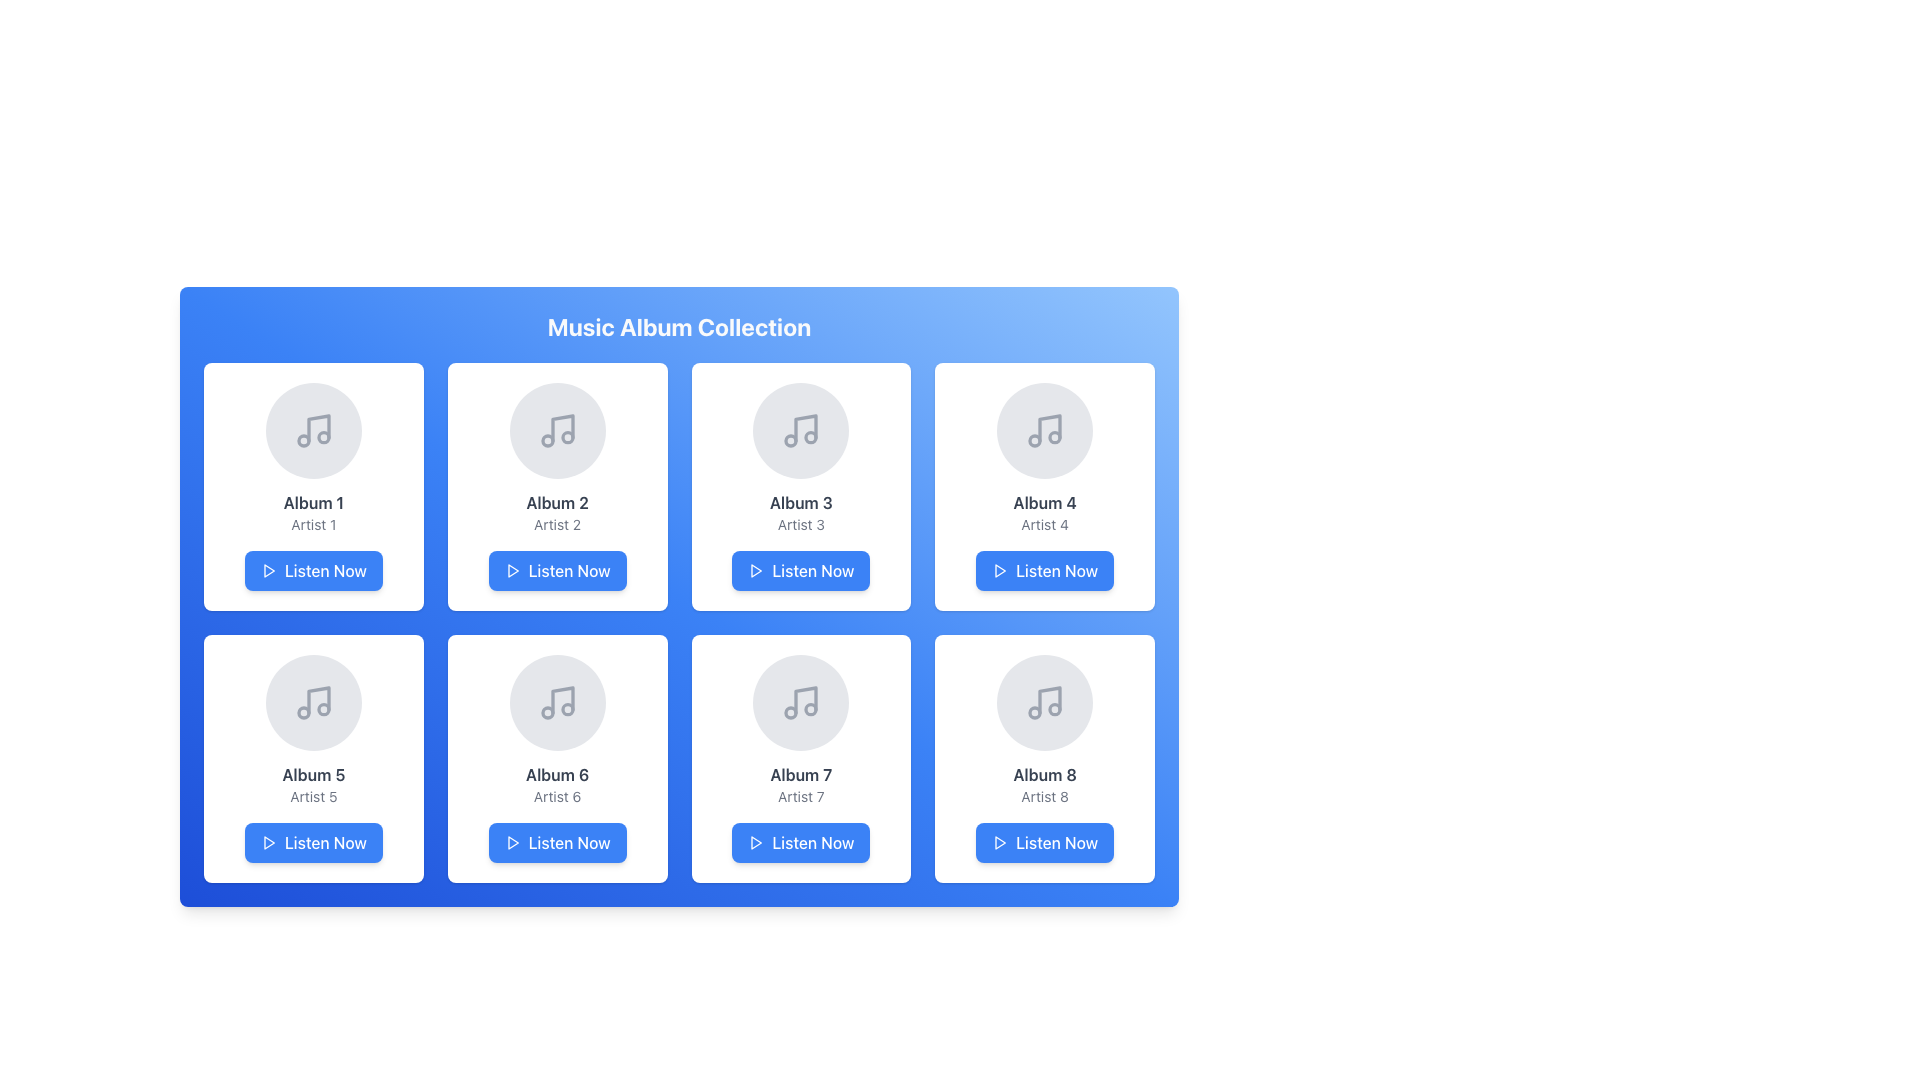  Describe the element at coordinates (1035, 439) in the screenshot. I see `the circular graphical representation with a gray outer boundary located in the music icon for 'Album 4' in the top-right section of the album card grid` at that location.